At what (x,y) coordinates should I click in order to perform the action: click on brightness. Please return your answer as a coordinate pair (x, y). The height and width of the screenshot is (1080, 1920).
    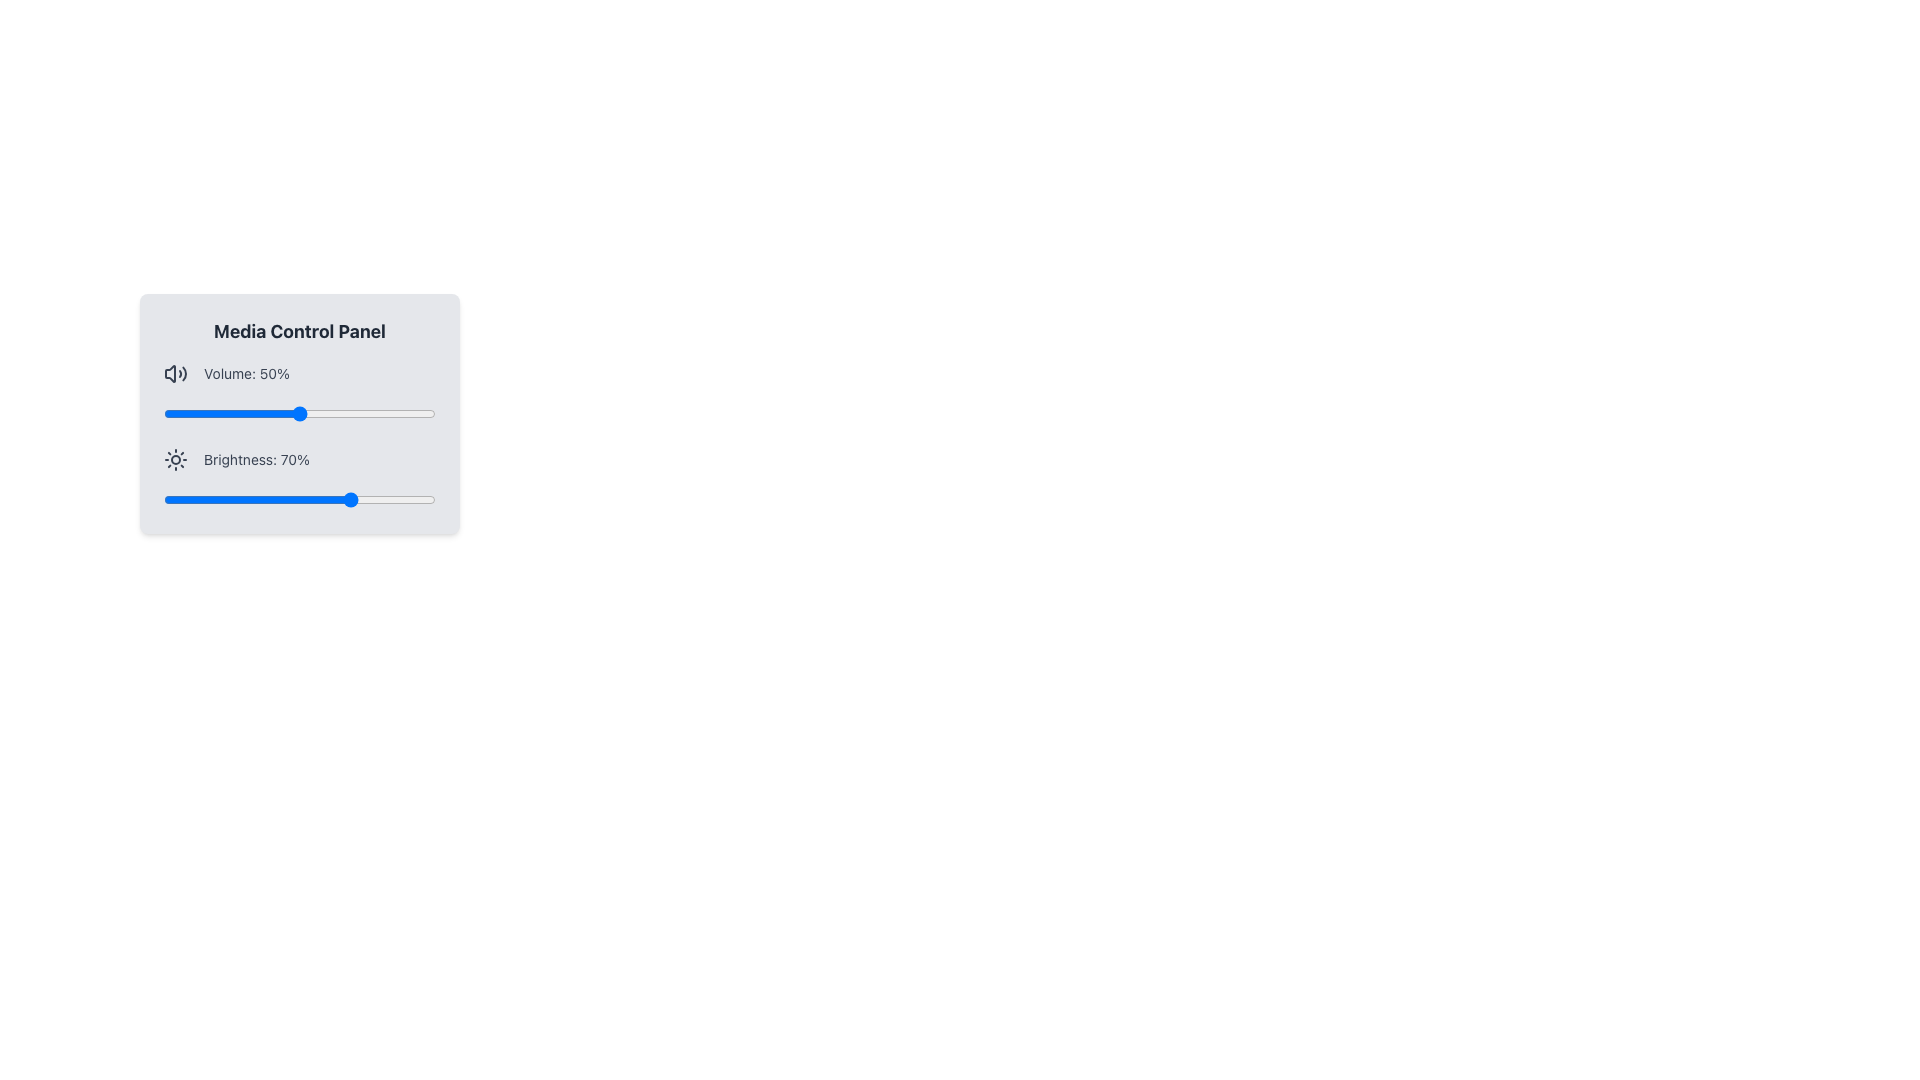
    Looking at the image, I should click on (343, 499).